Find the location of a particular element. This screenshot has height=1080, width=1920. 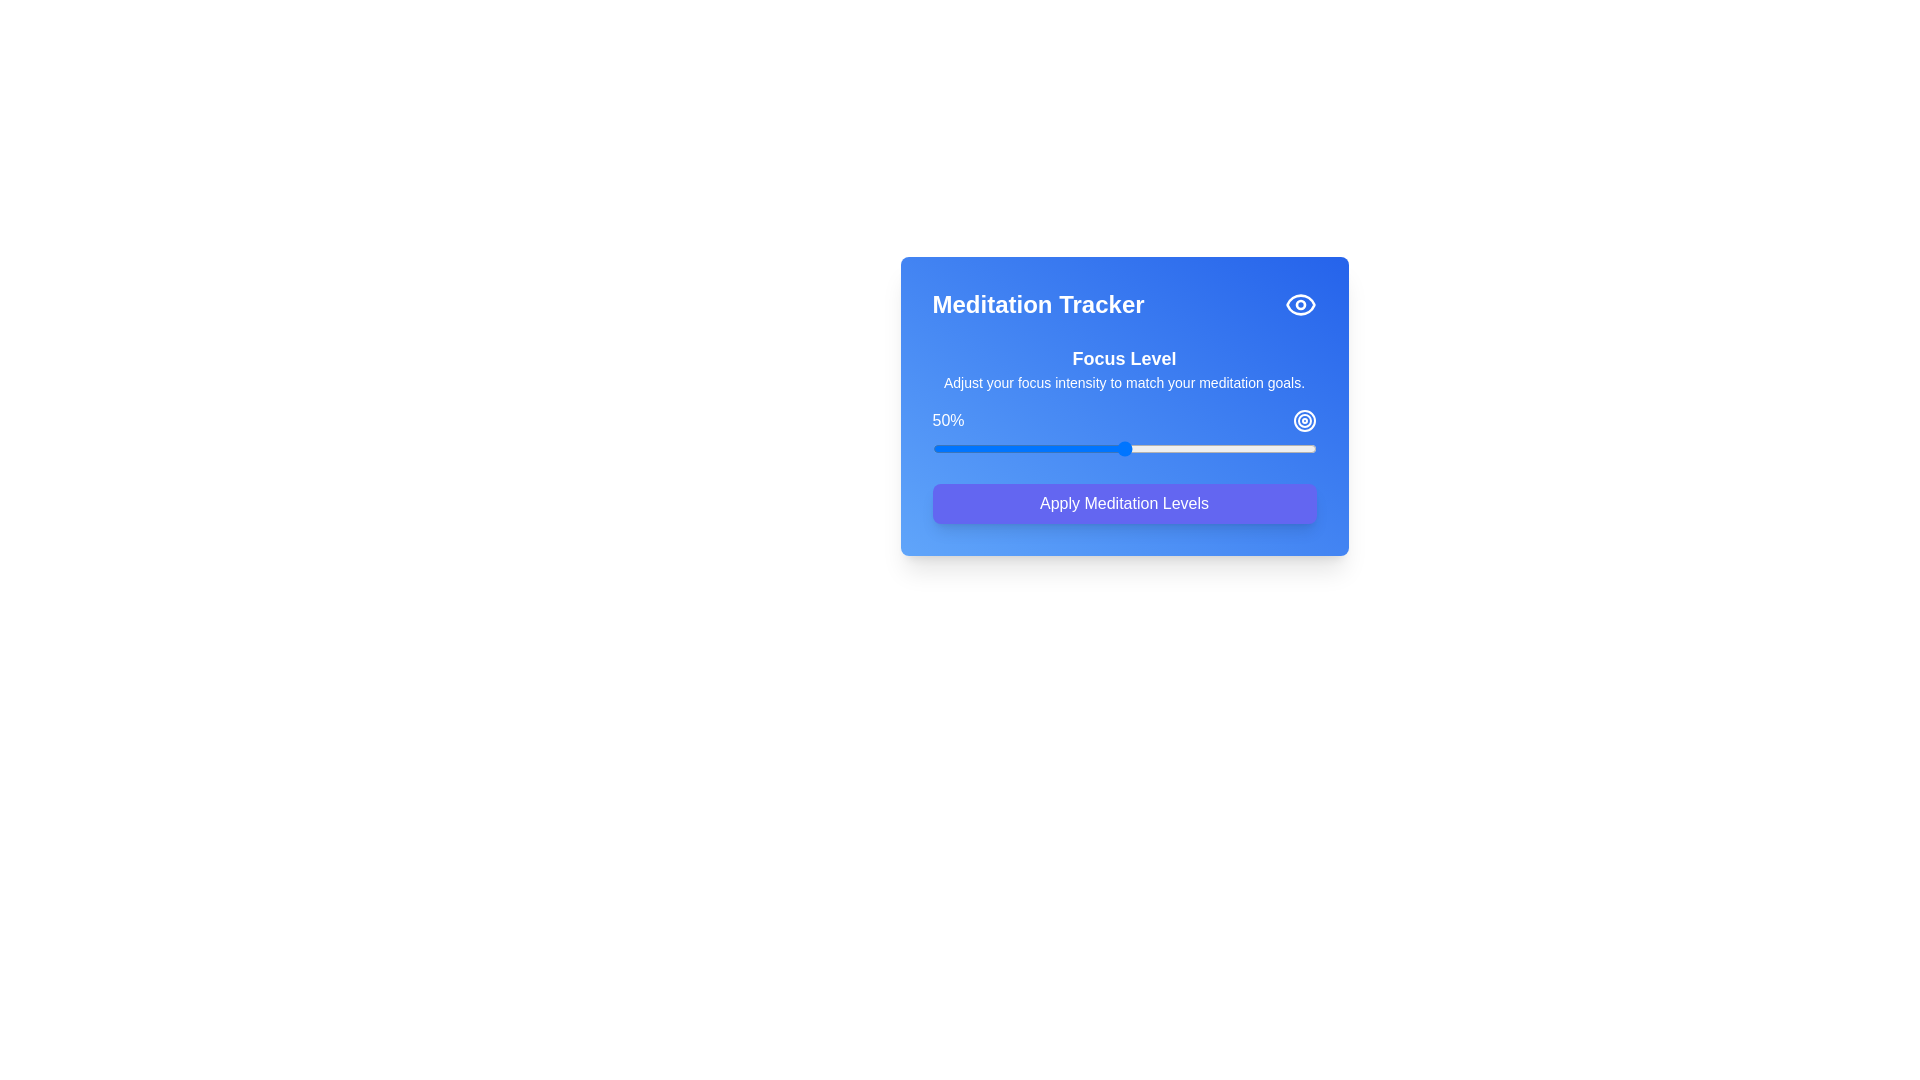

text of the 'Meditation Tracker' heading, which is styled in bold and large font and positioned next to an eye-shaped icon on a blue gradient background is located at coordinates (1124, 304).